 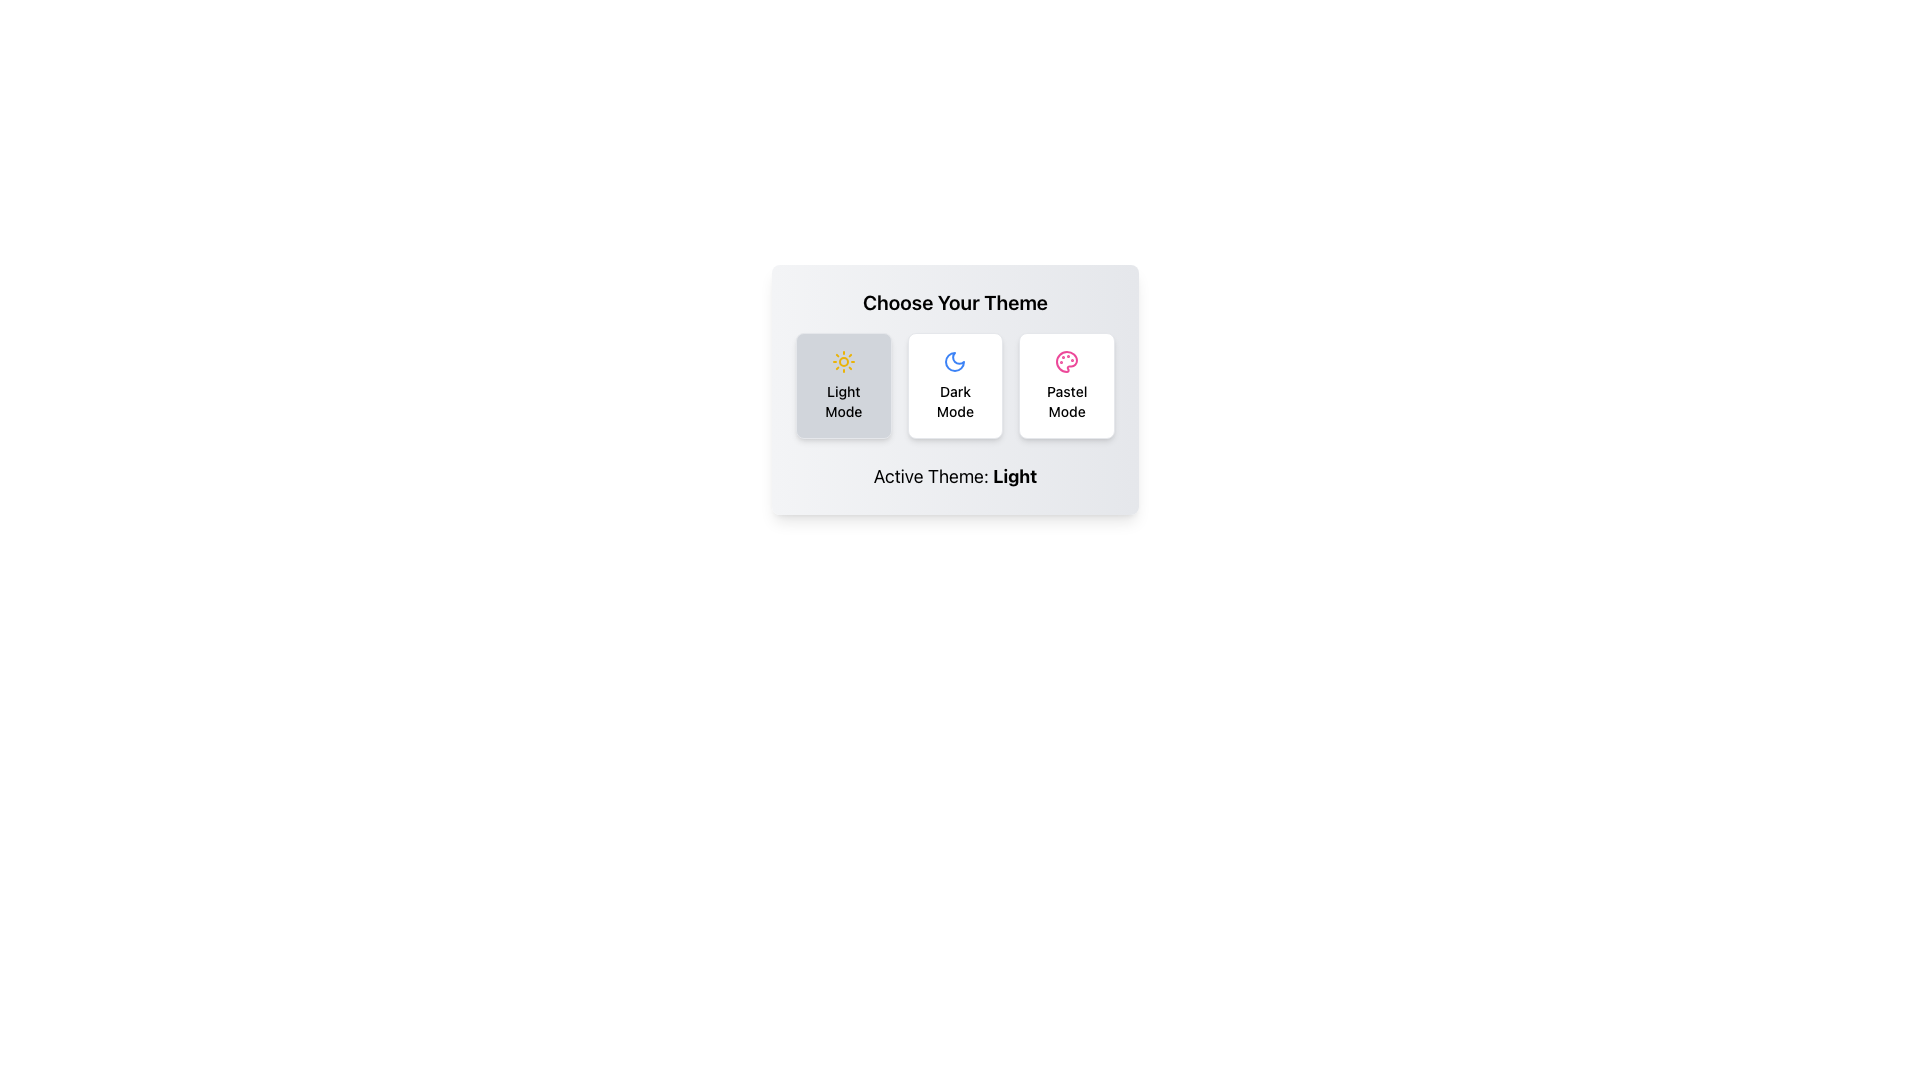 I want to click on the selectable theme options in the 'Choose Your Theme' Card UI Component by clicking on it, so click(x=954, y=389).